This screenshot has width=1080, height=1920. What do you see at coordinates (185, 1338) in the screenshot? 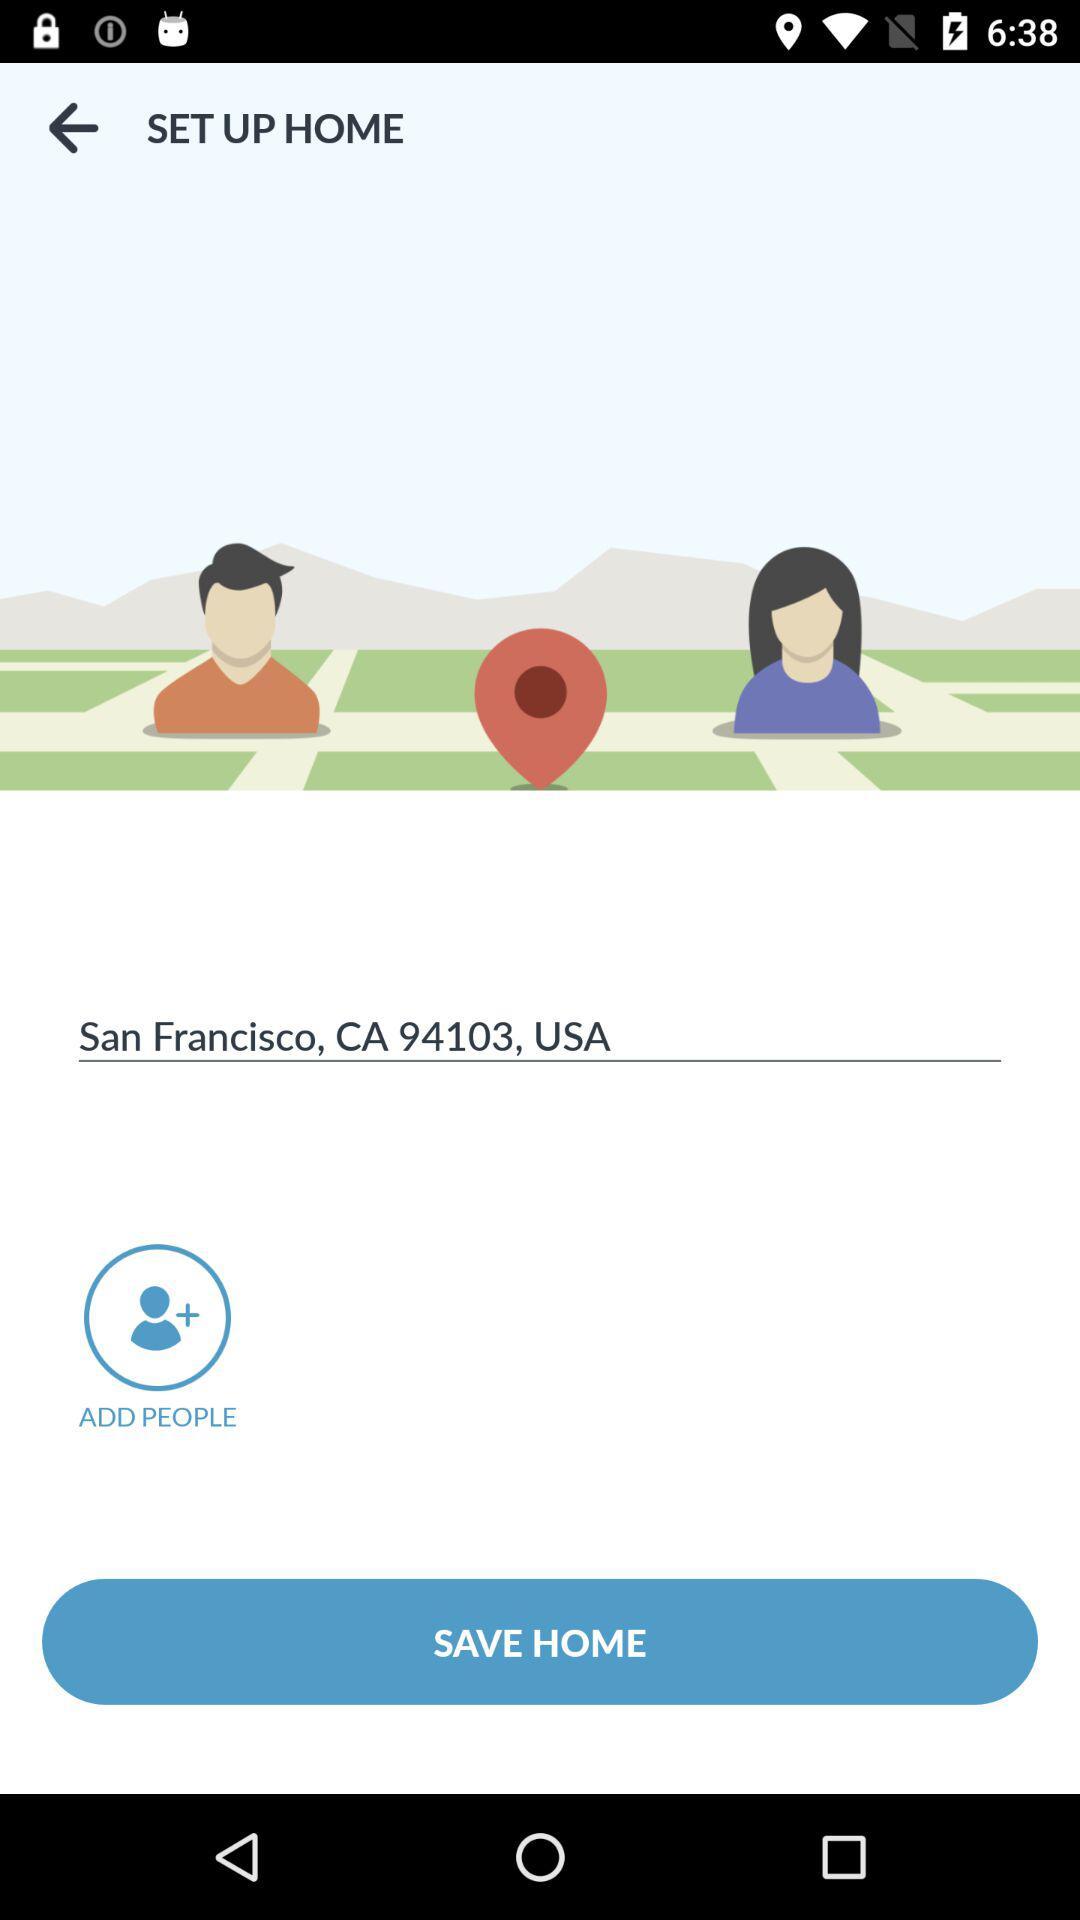
I see `add people` at bounding box center [185, 1338].